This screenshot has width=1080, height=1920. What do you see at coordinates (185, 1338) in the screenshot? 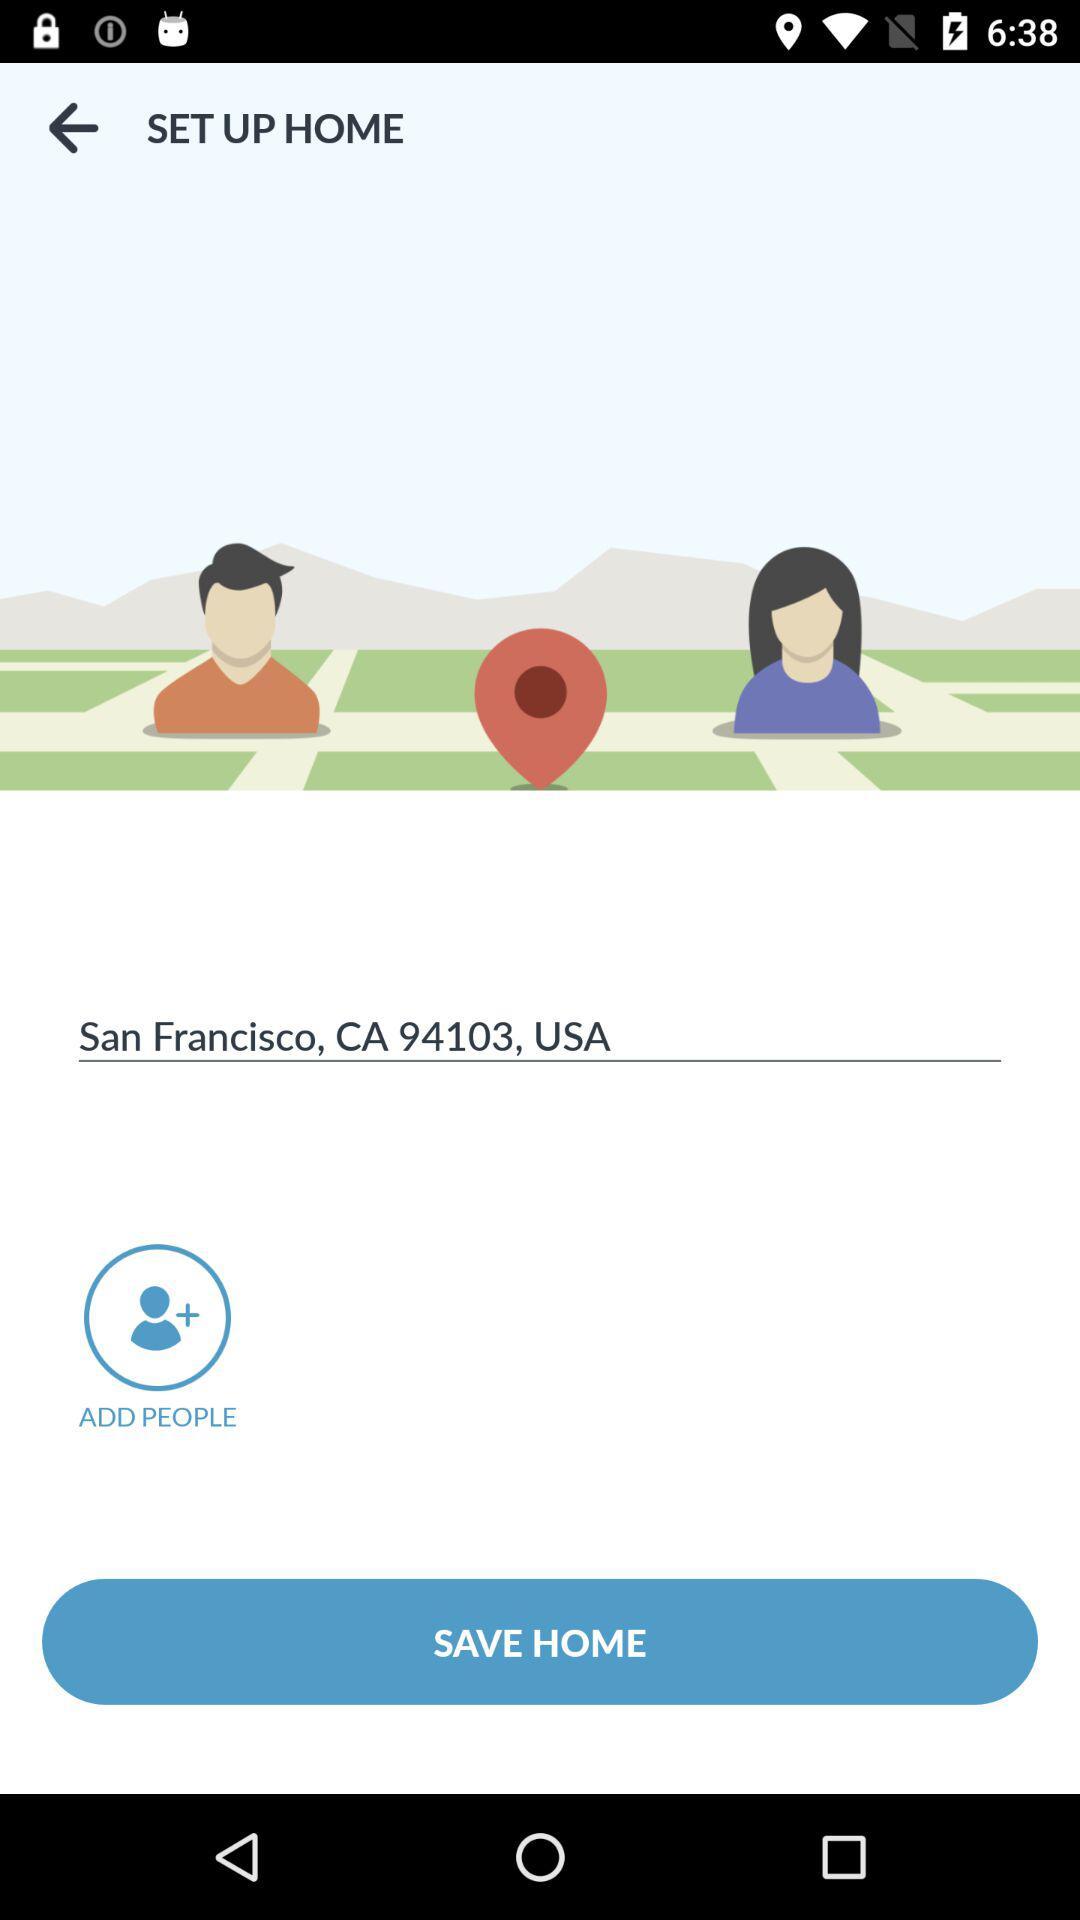
I see `add people` at bounding box center [185, 1338].